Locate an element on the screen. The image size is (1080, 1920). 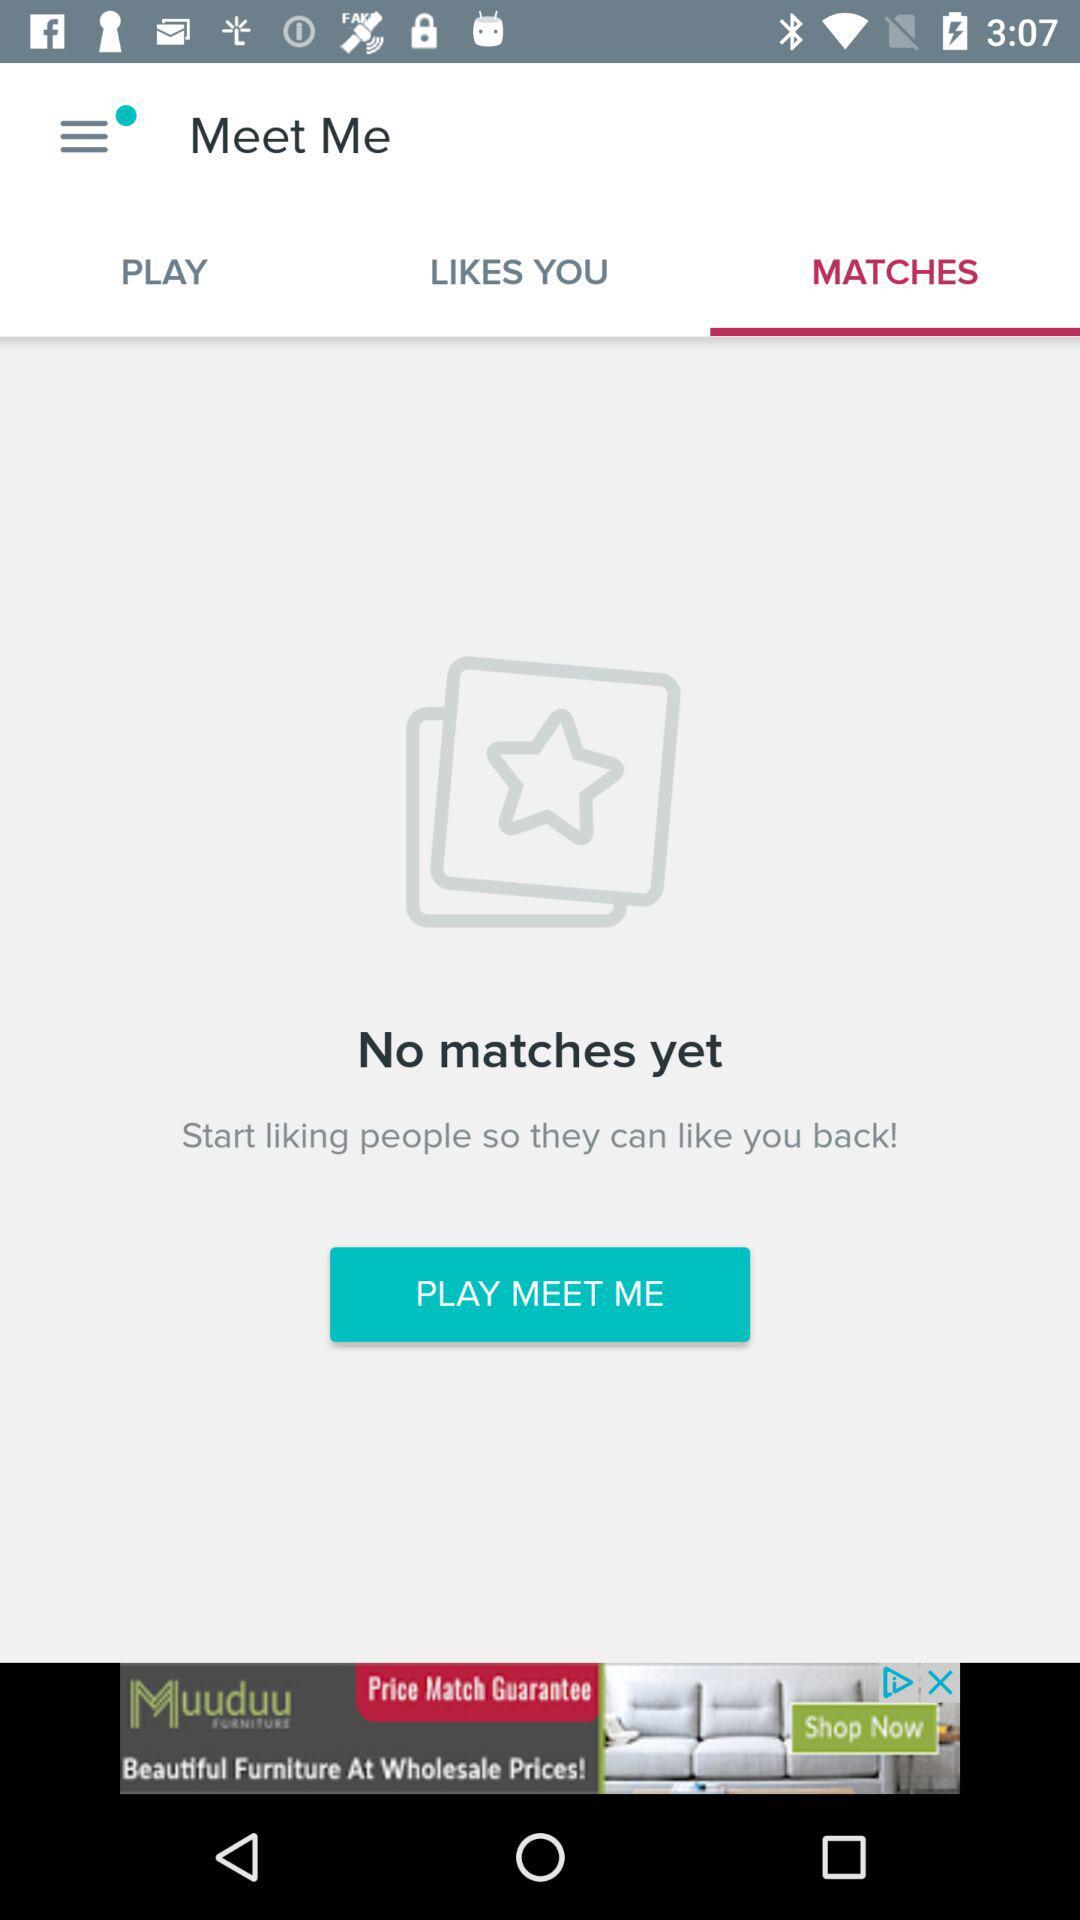
settings is located at coordinates (83, 135).